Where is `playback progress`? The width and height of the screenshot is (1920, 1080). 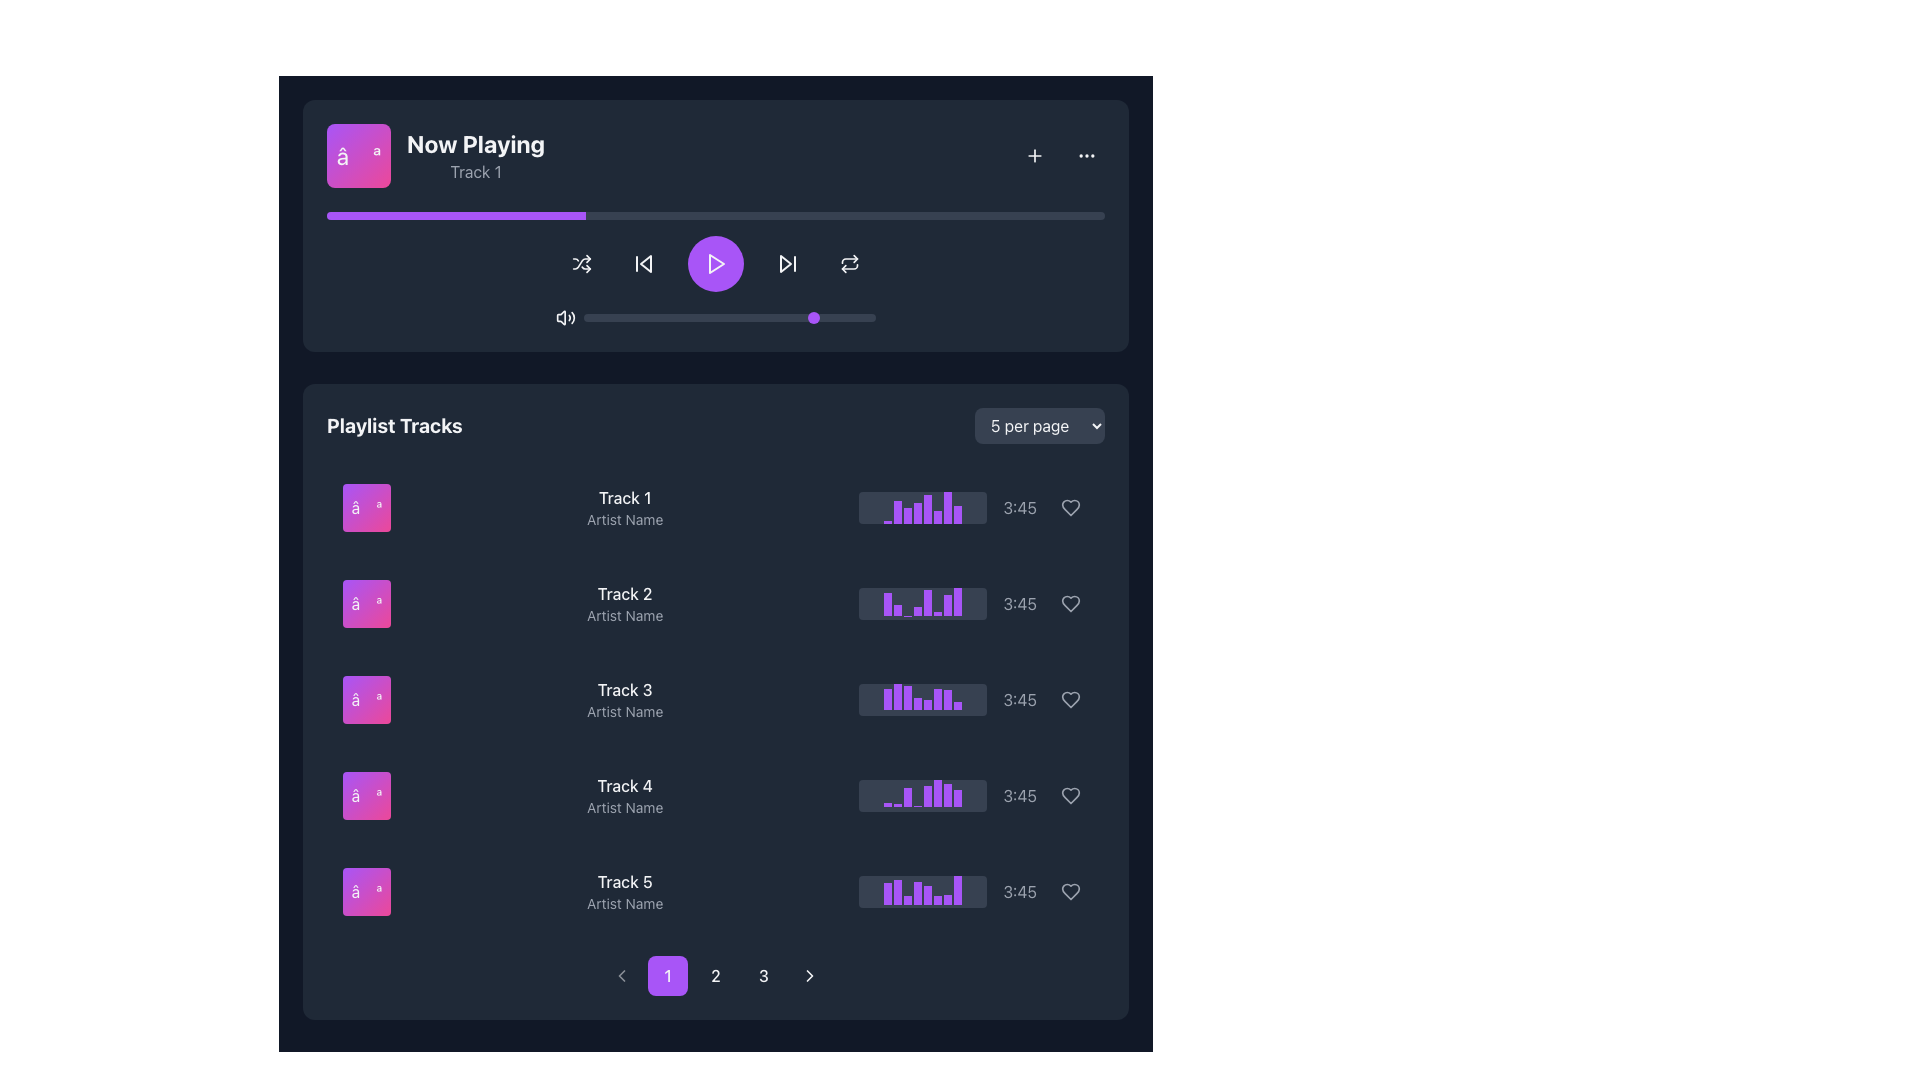
playback progress is located at coordinates (450, 216).